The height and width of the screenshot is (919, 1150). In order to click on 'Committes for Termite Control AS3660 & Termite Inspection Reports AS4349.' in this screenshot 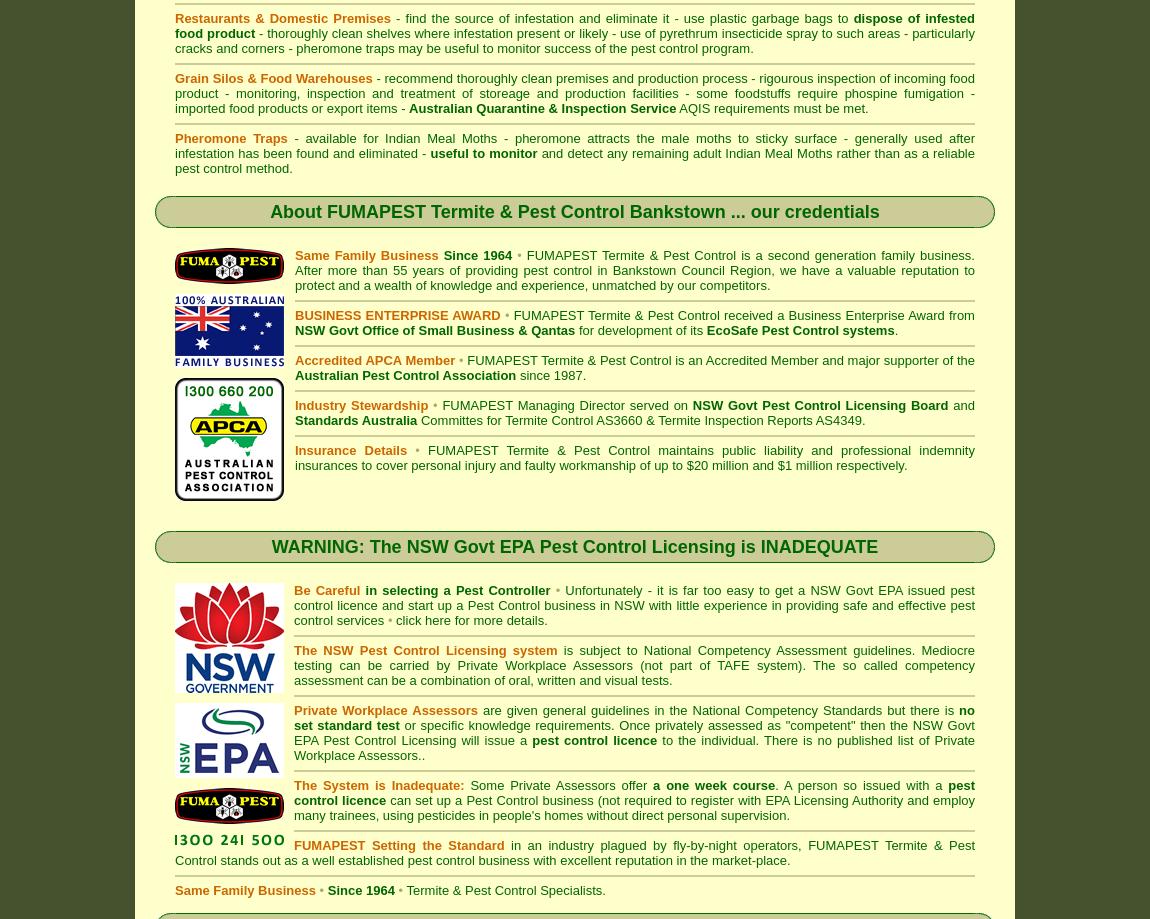, I will do `click(640, 420)`.